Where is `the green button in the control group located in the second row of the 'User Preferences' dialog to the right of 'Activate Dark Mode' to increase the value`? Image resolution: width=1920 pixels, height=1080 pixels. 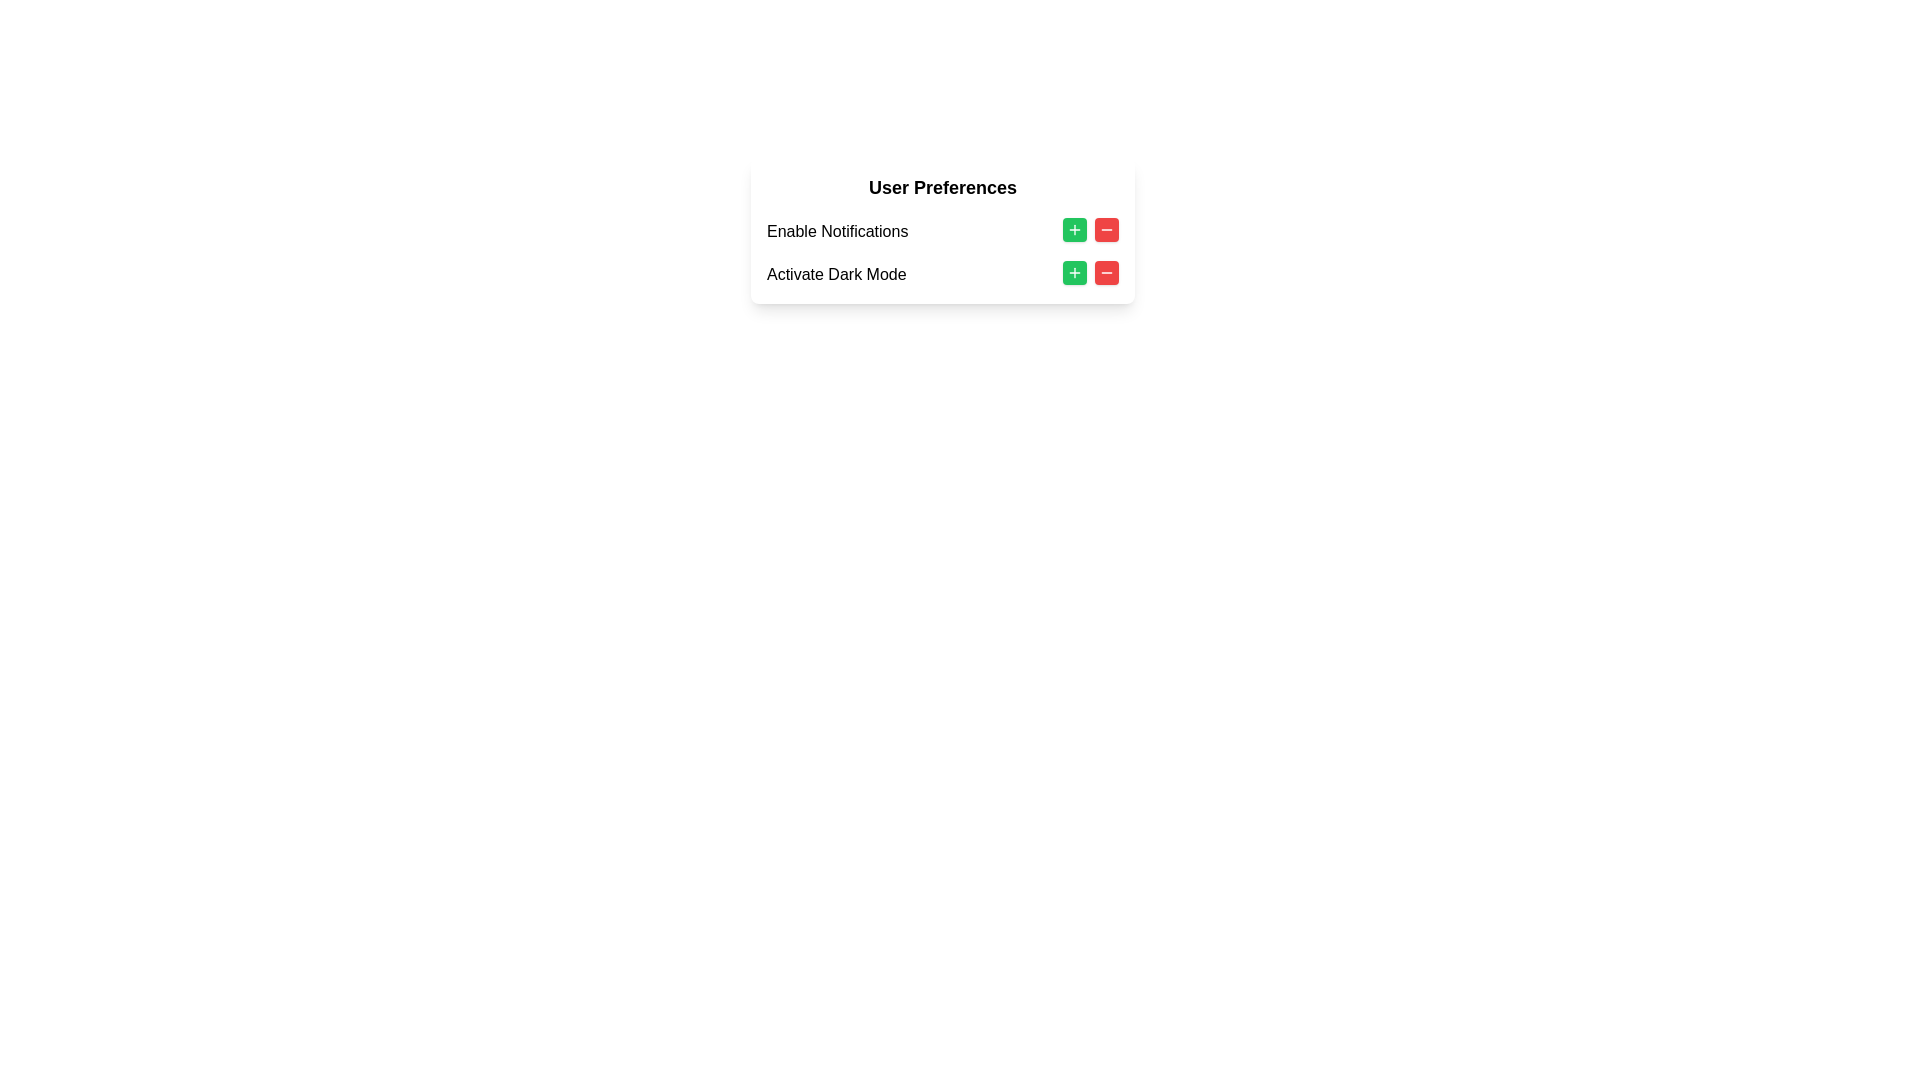 the green button in the control group located in the second row of the 'User Preferences' dialog to the right of 'Activate Dark Mode' to increase the value is located at coordinates (1089, 273).